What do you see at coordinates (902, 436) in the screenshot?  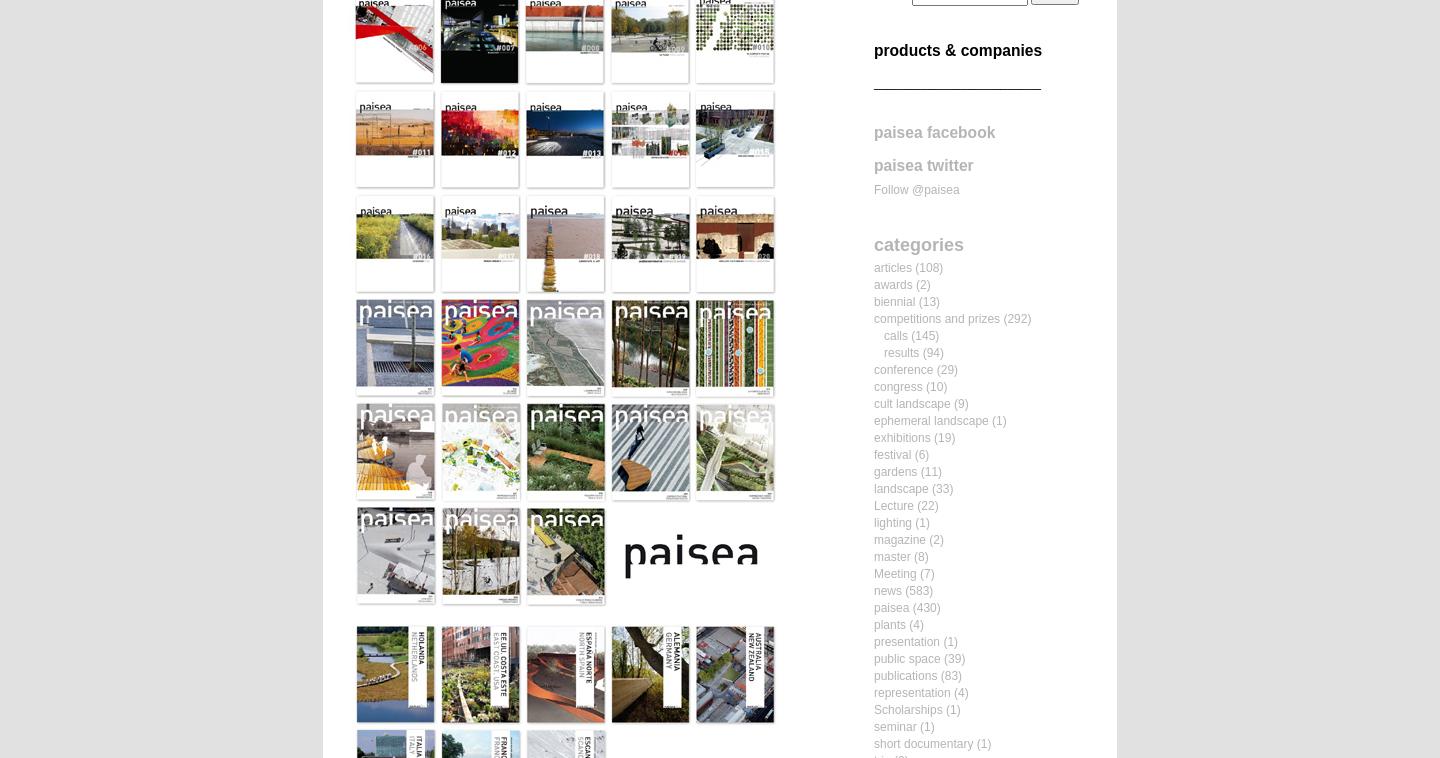 I see `'exhibitions'` at bounding box center [902, 436].